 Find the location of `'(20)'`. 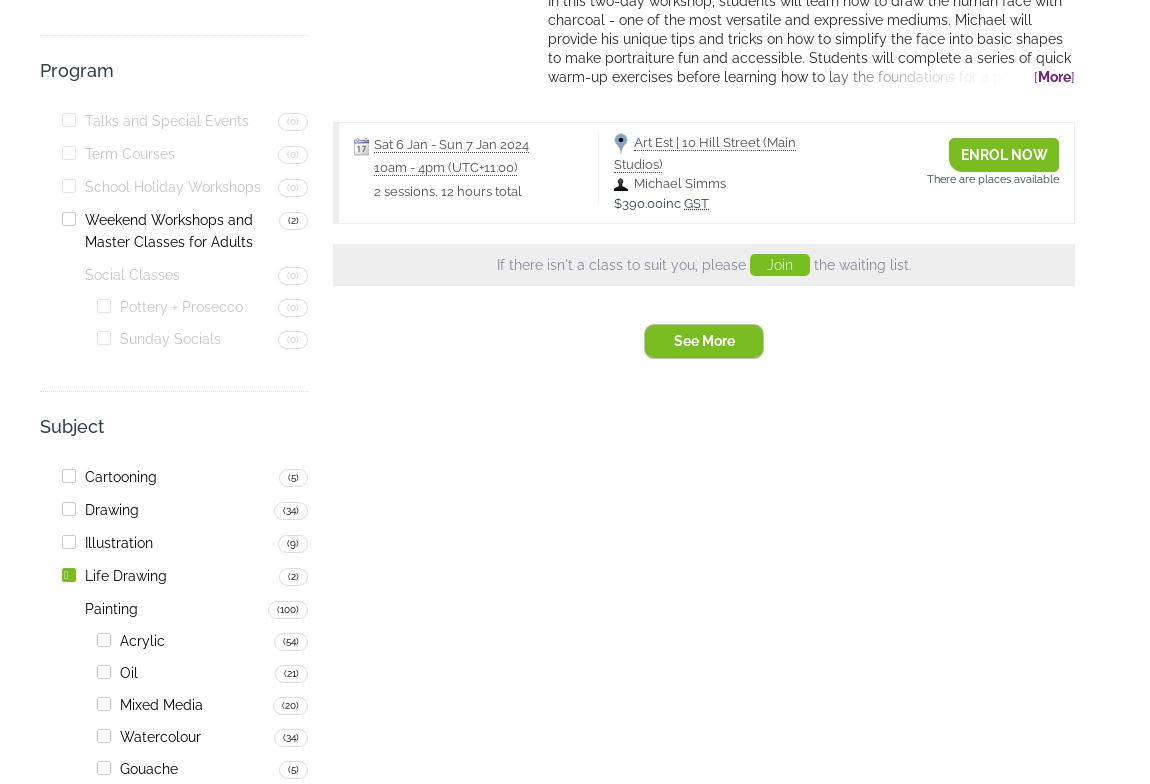

'(20)' is located at coordinates (290, 705).